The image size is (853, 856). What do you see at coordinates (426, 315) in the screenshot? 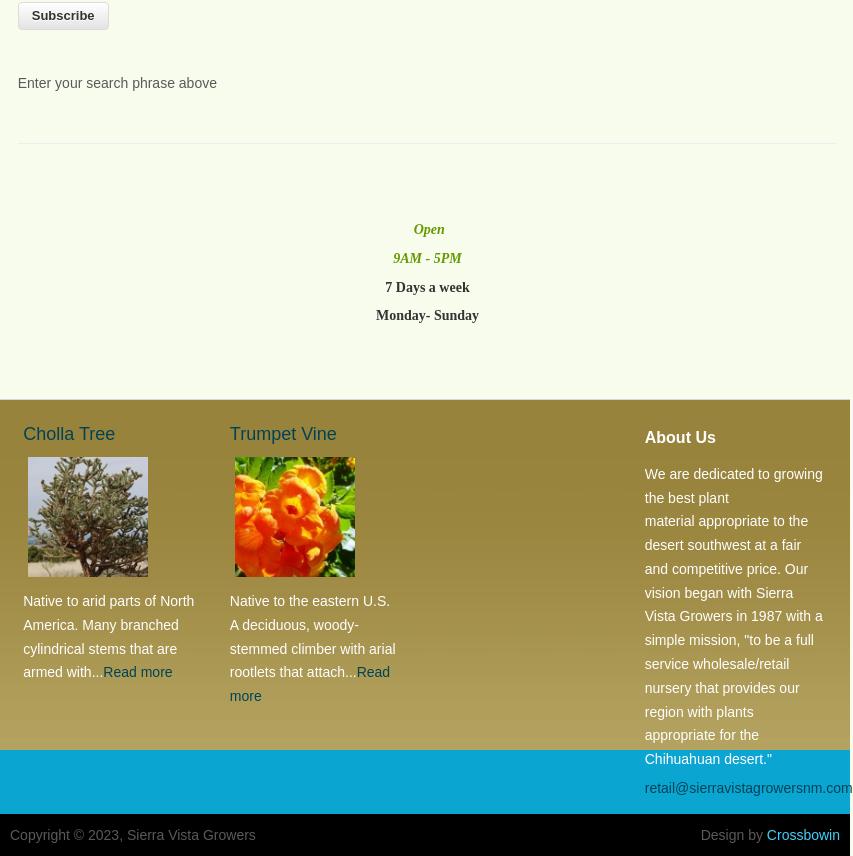
I see `'Monday- Sunday'` at bounding box center [426, 315].